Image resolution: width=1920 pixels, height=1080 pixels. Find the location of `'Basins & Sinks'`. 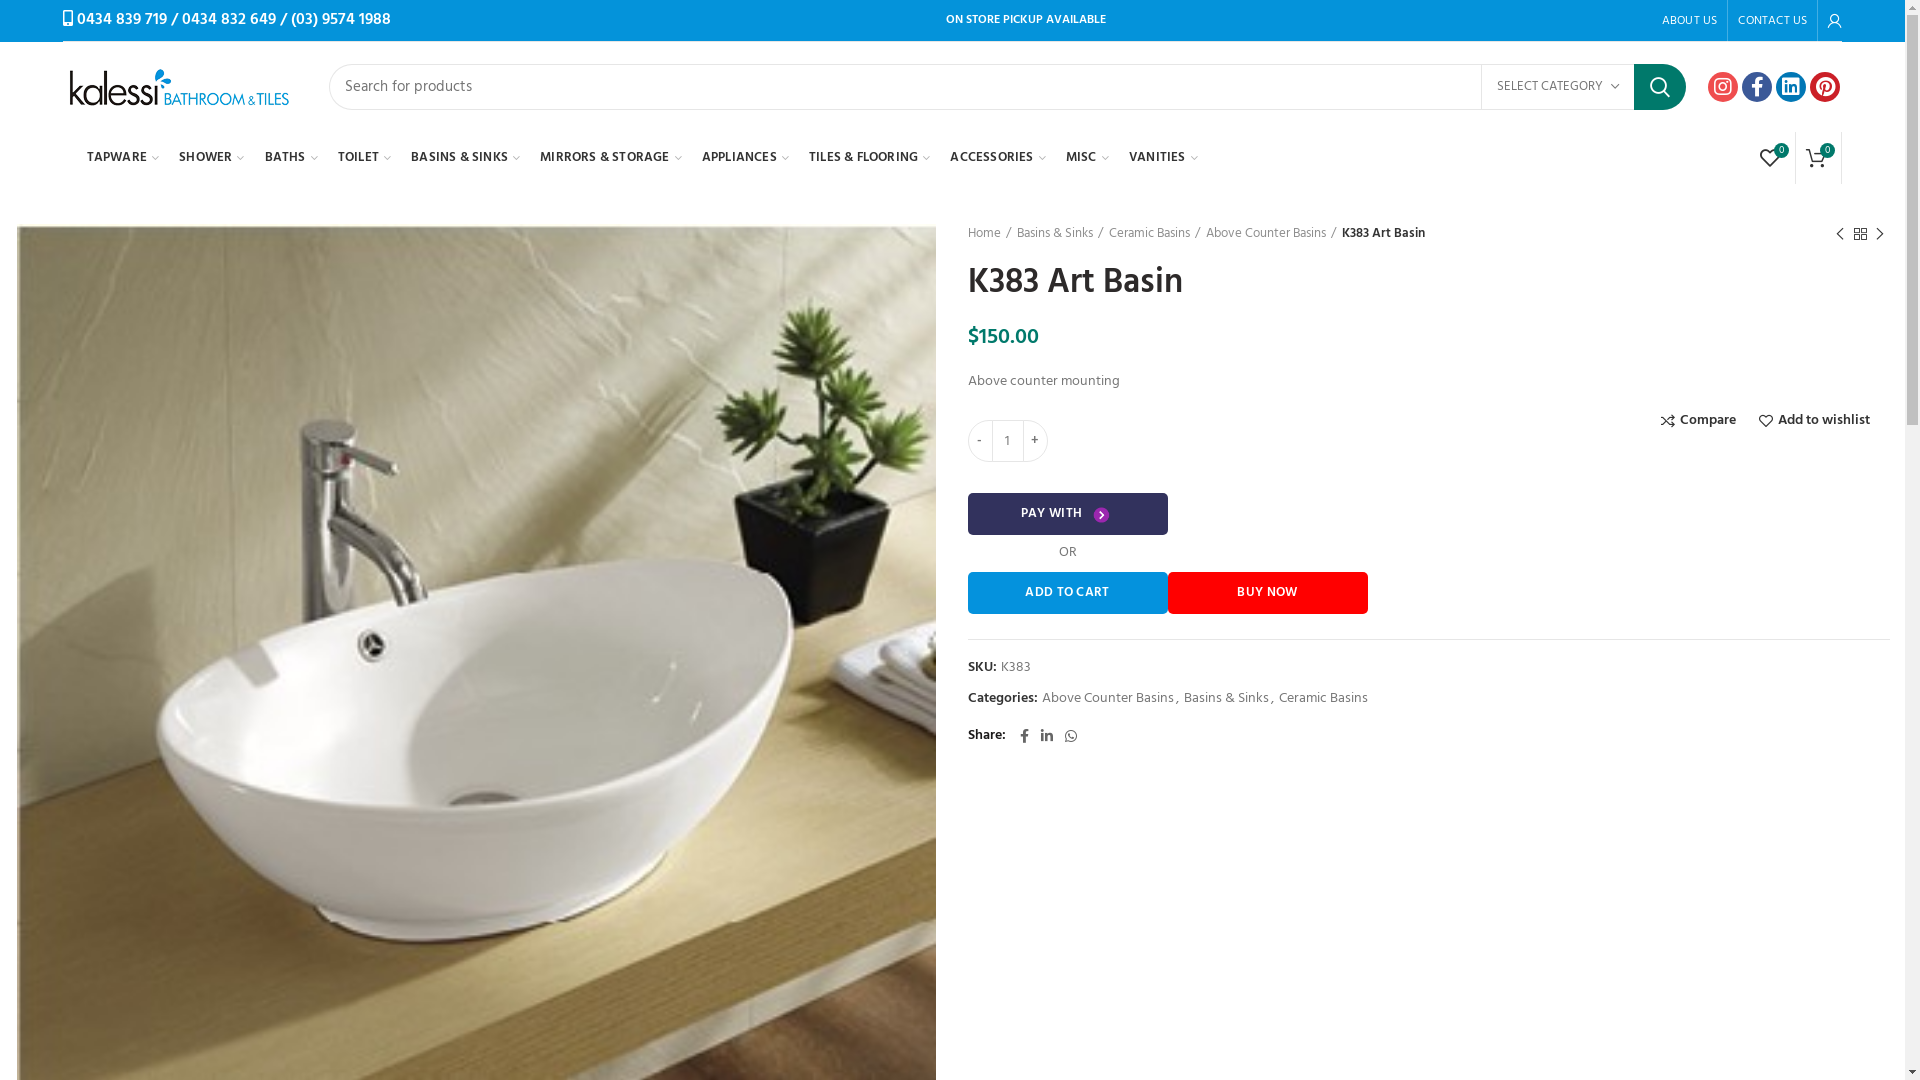

'Basins & Sinks' is located at coordinates (1058, 233).